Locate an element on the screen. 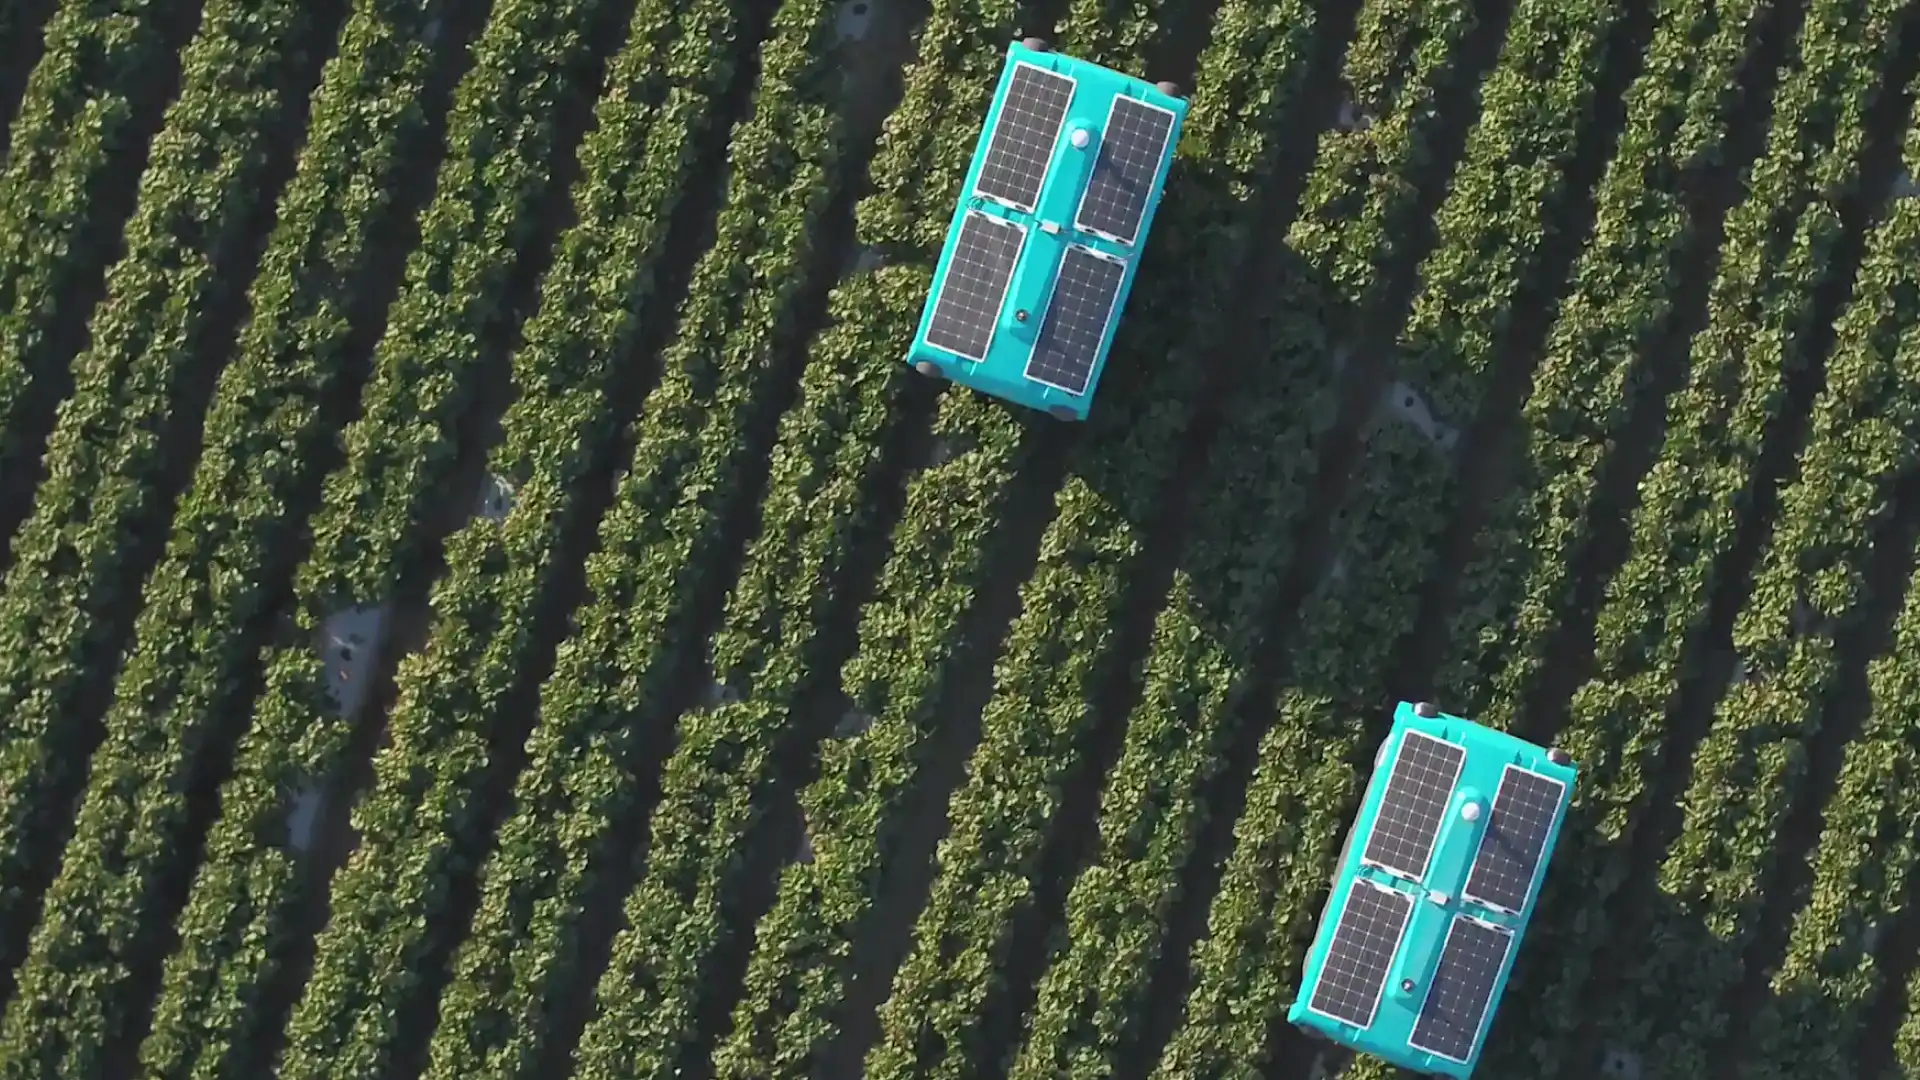 This screenshot has width=1920, height=1080. Testing in the Australian skies Project Wing begins delivering food and other goods to families in rural areas around Canberra, Australia. is located at coordinates (1013, 152).